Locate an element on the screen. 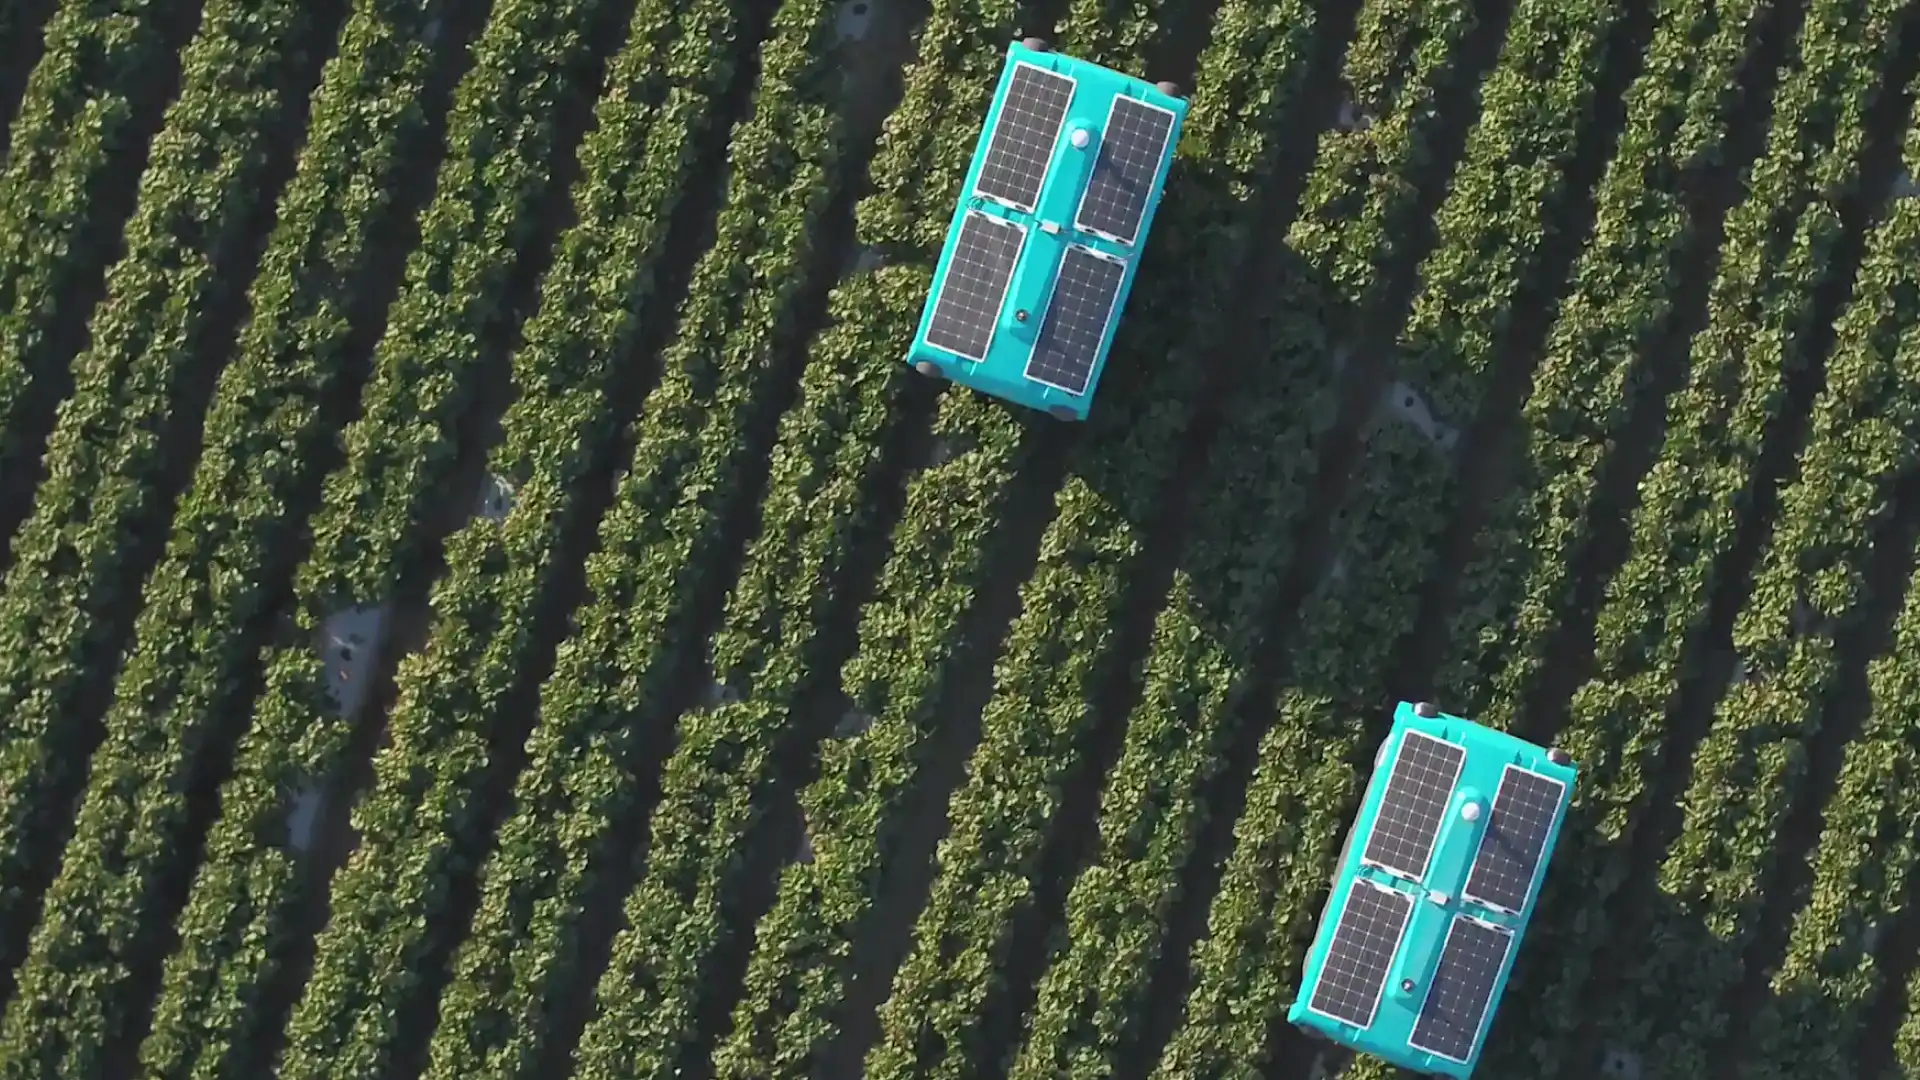 This screenshot has width=1920, height=1080. Testing in the Australian skies Project Wing begins delivering food and other goods to families in rural areas around Canberra, Australia. is located at coordinates (1013, 152).